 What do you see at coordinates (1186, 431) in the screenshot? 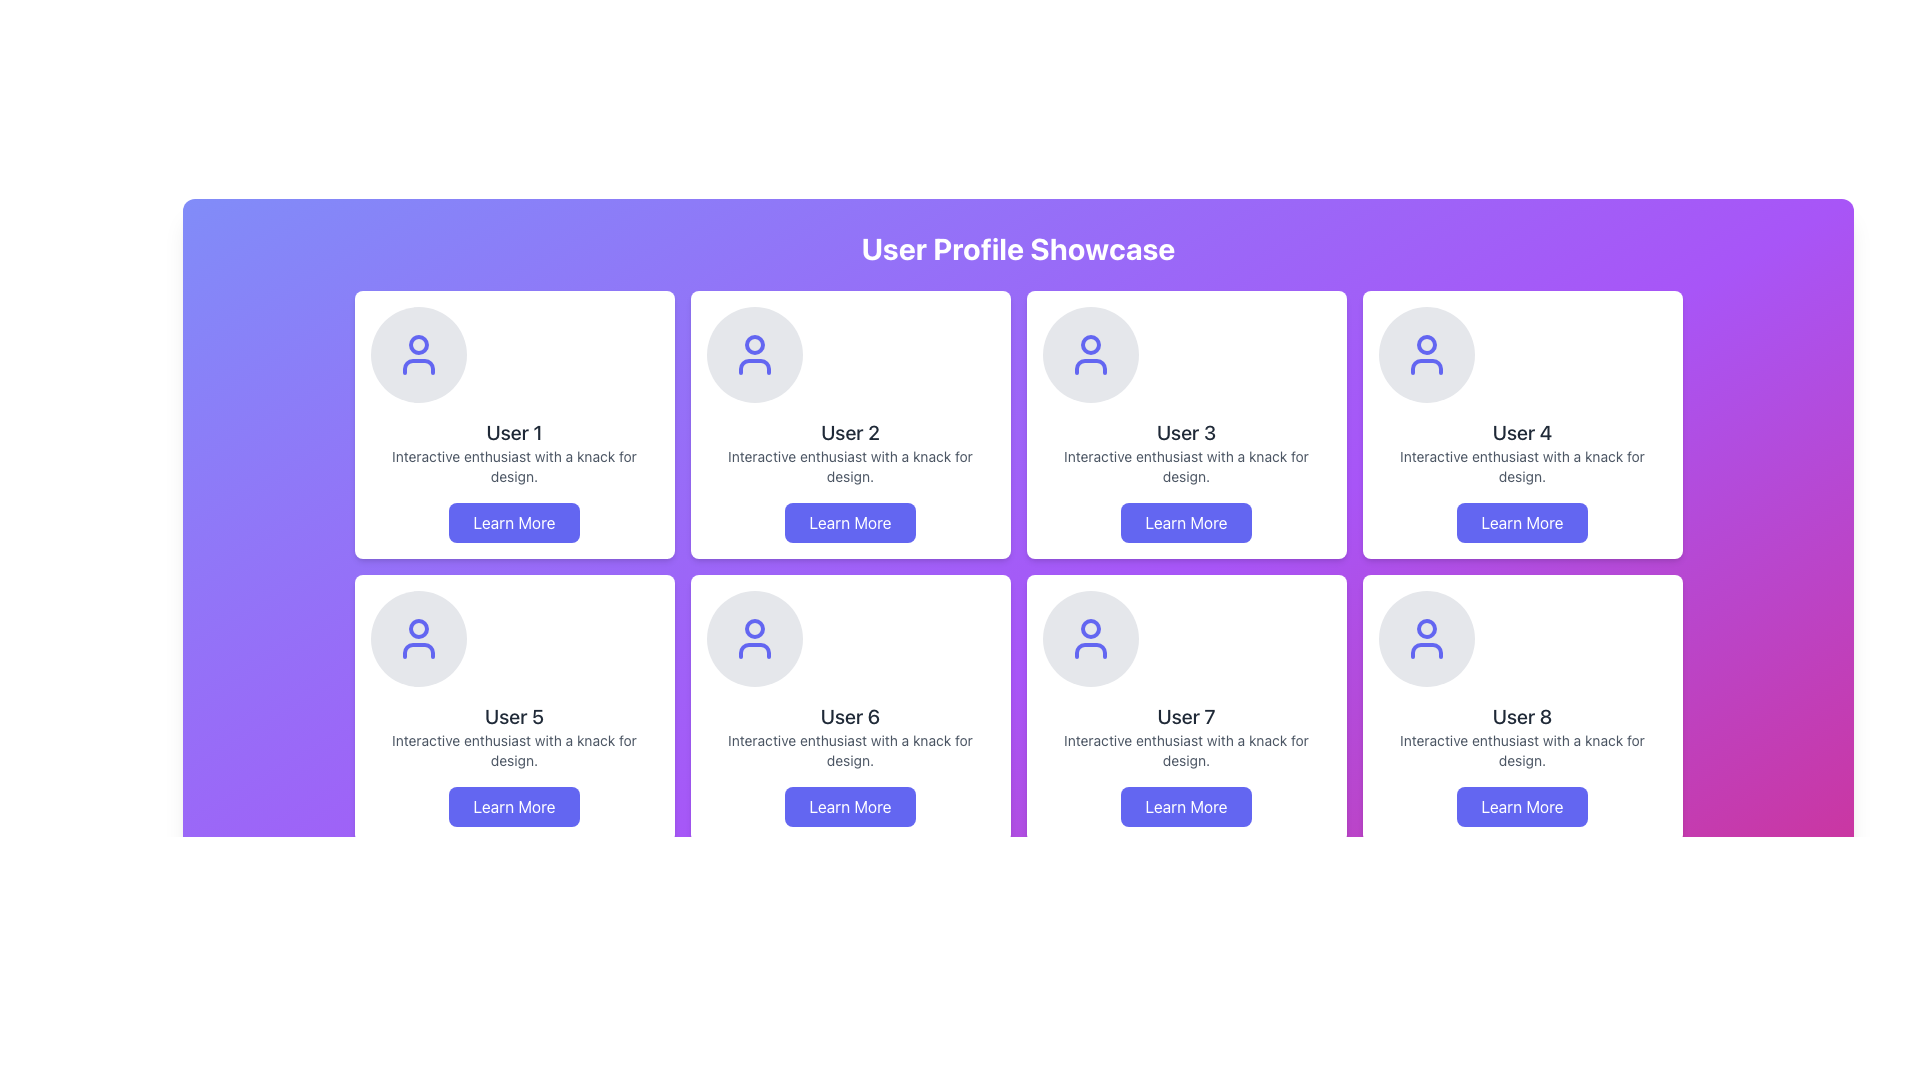
I see `the text label that reads 'User 3', styled with a large bold font in dark gray color, located centrally in the third profile card of the showcase grid` at bounding box center [1186, 431].